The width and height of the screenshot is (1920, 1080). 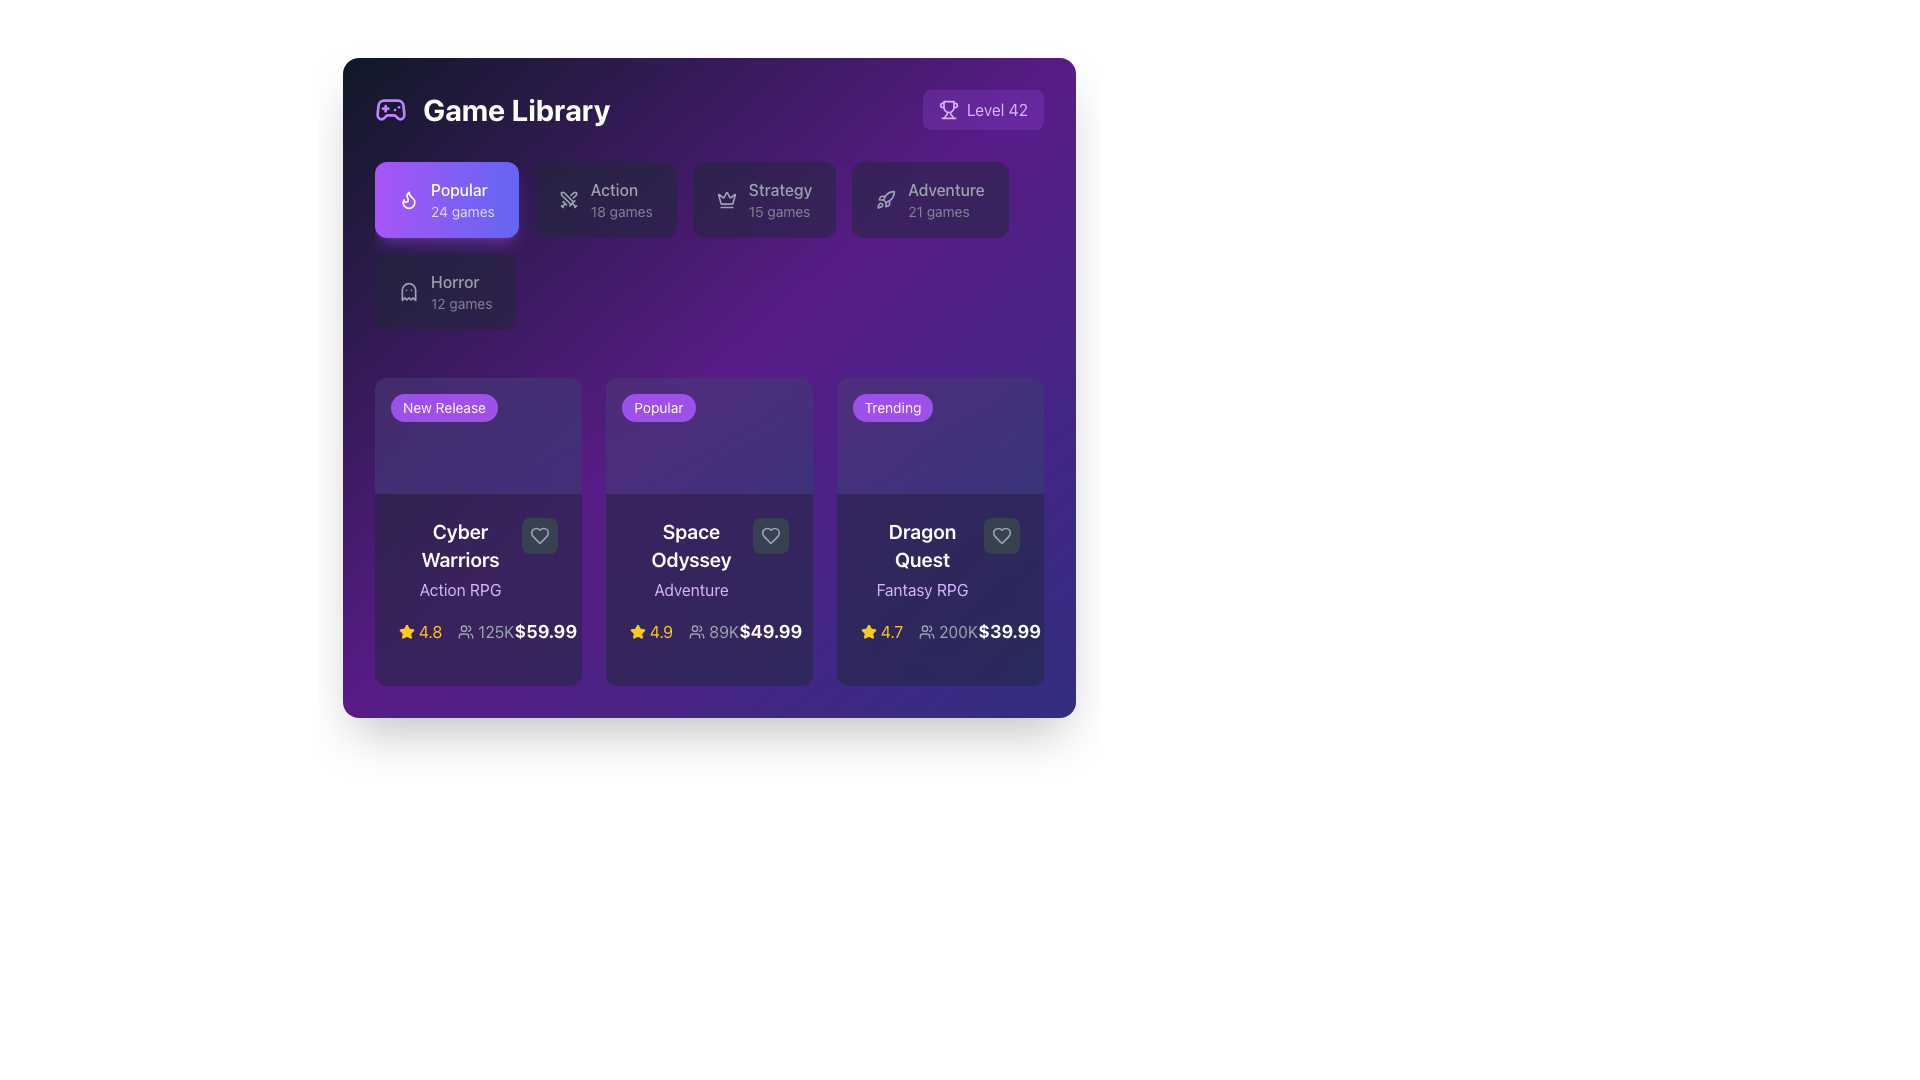 What do you see at coordinates (390, 110) in the screenshot?
I see `the first icon from the left in the header section next to the 'Game Library' title` at bounding box center [390, 110].